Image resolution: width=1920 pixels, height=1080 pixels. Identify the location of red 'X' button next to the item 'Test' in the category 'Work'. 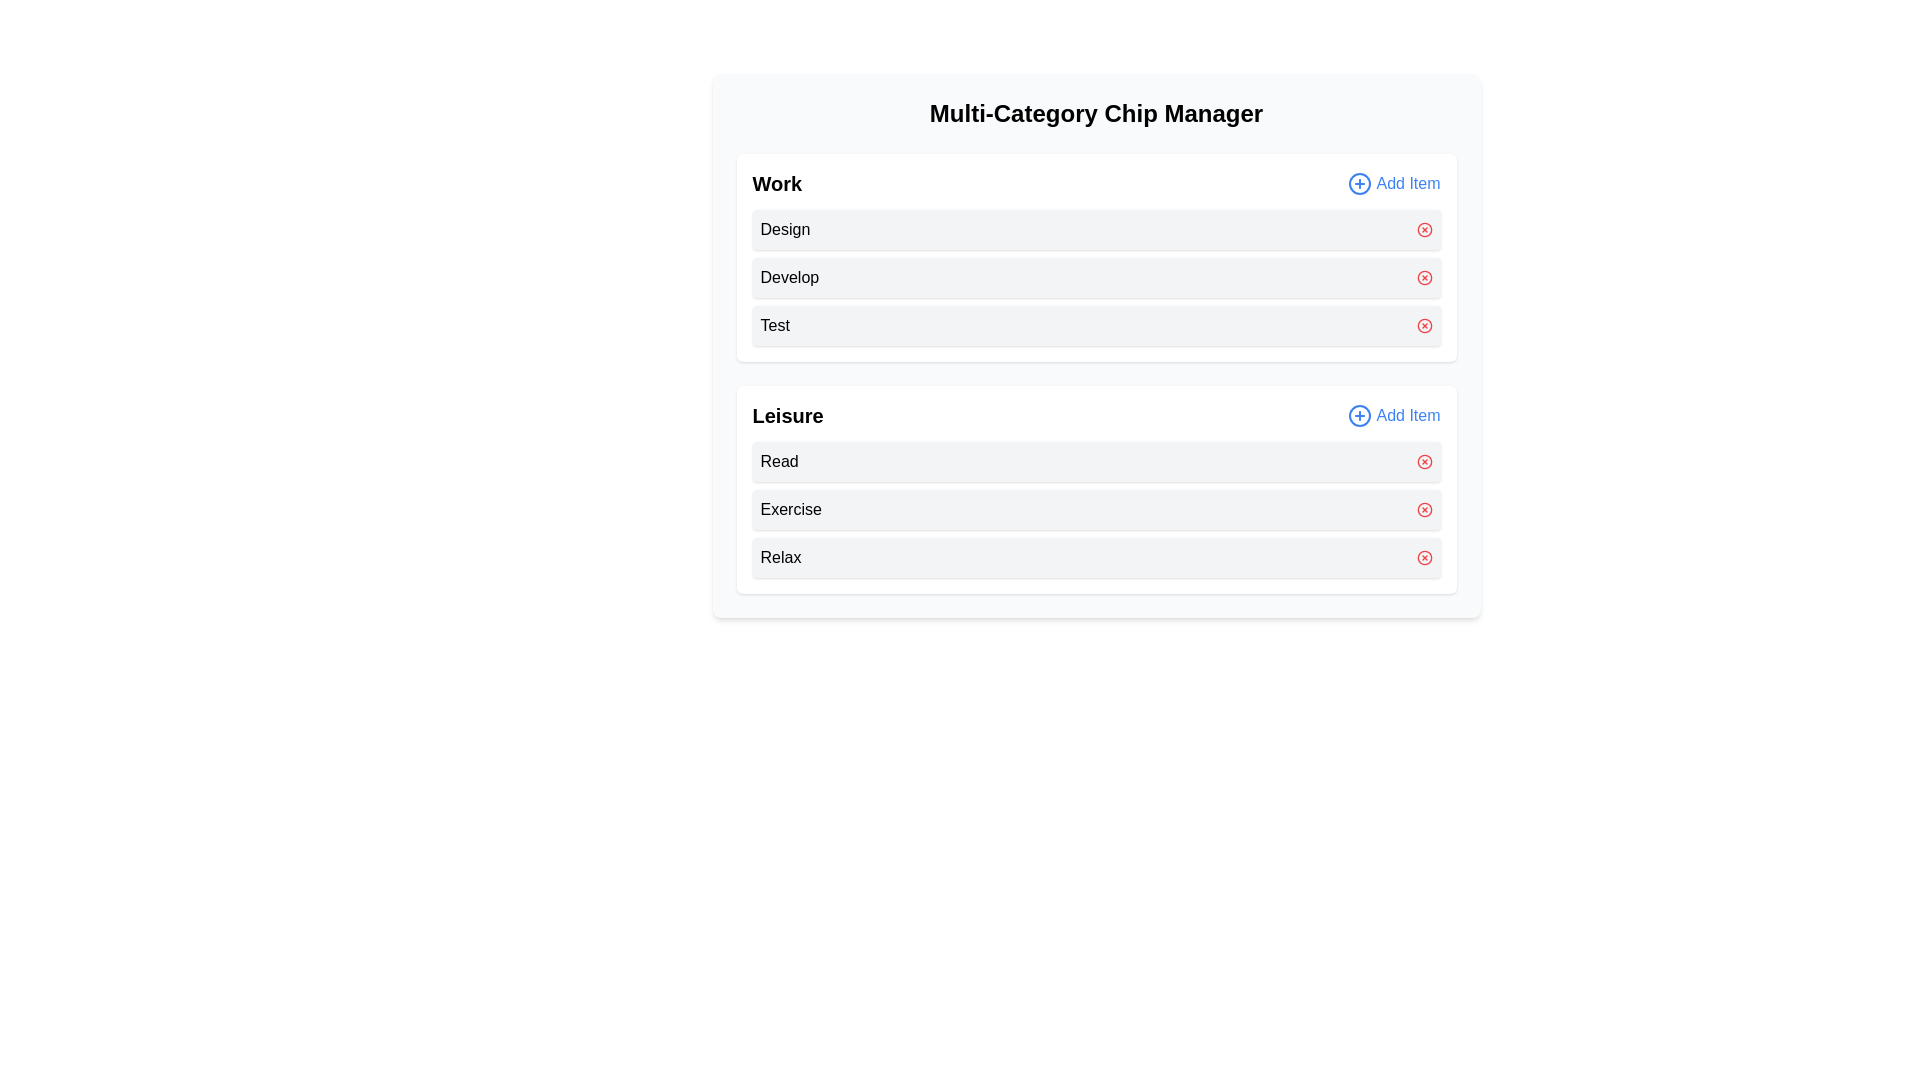
(1423, 325).